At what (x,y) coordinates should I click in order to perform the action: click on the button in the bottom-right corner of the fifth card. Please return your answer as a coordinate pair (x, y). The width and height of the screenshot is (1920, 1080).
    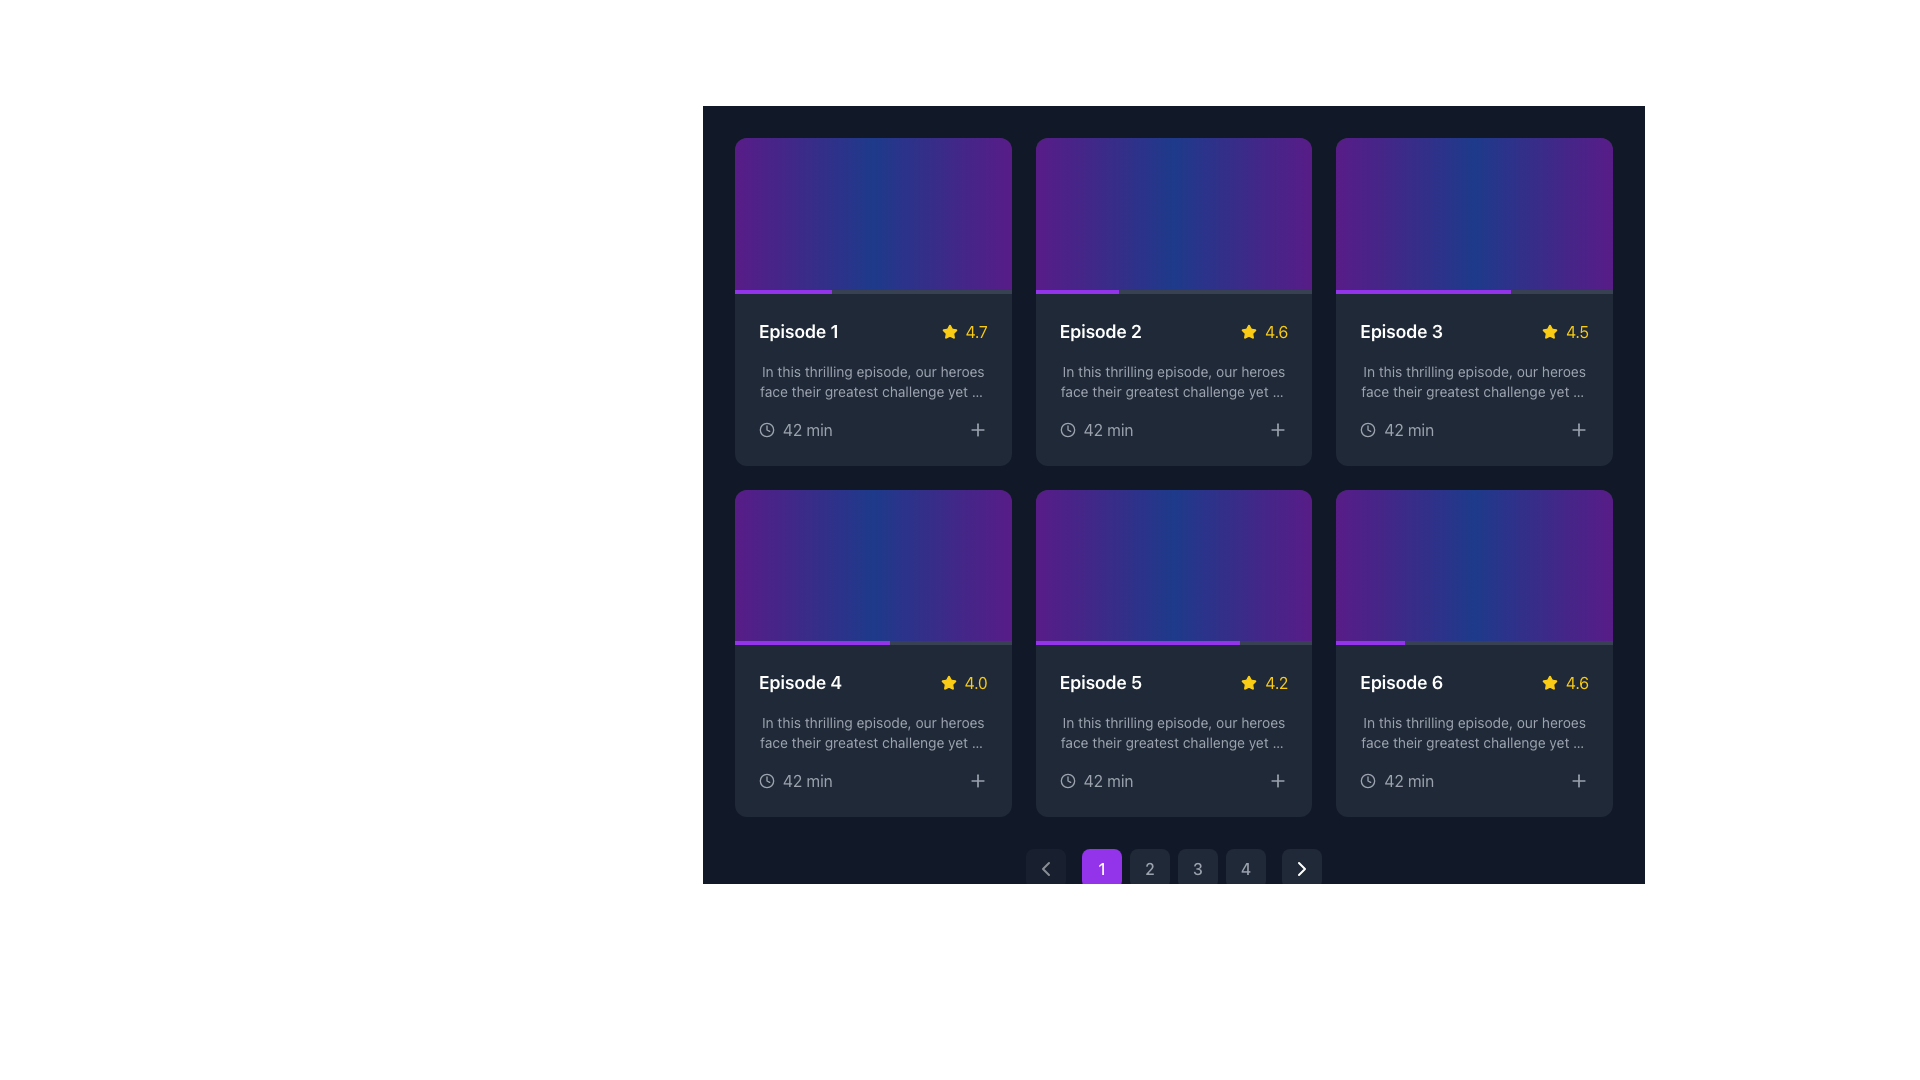
    Looking at the image, I should click on (1276, 779).